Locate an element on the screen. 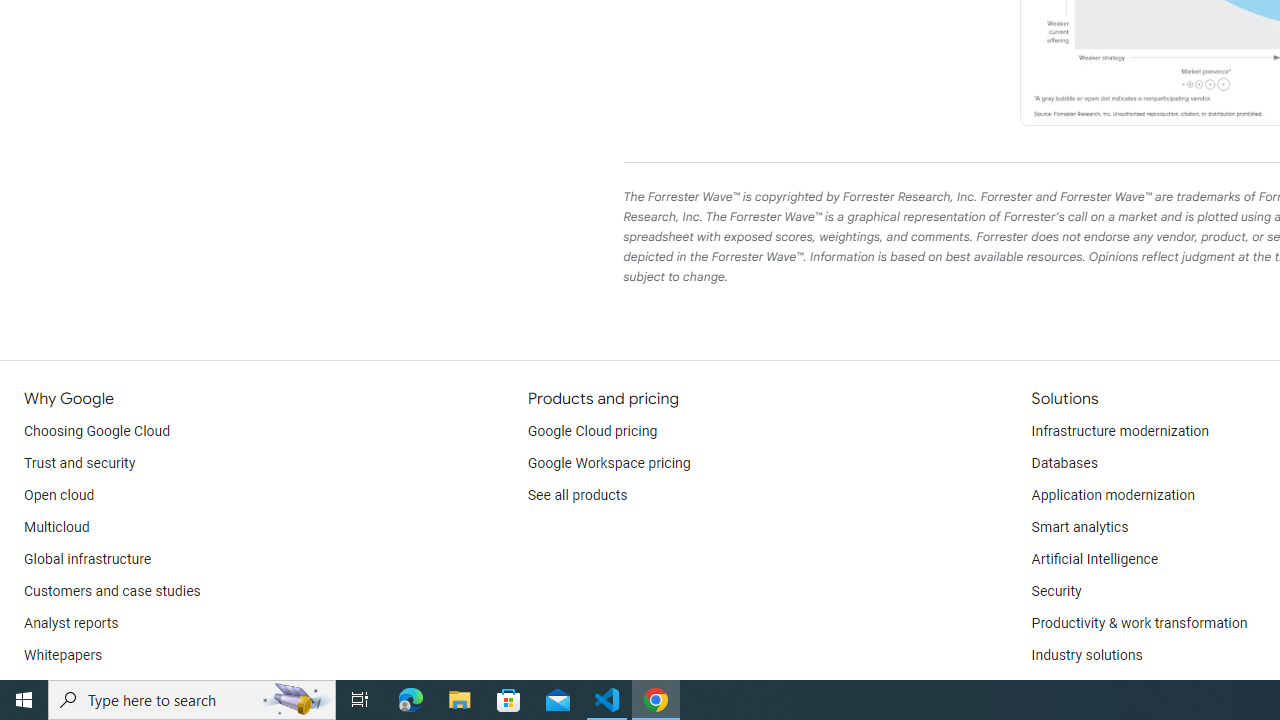 Image resolution: width=1280 pixels, height=720 pixels. 'Trust and security' is located at coordinates (80, 464).